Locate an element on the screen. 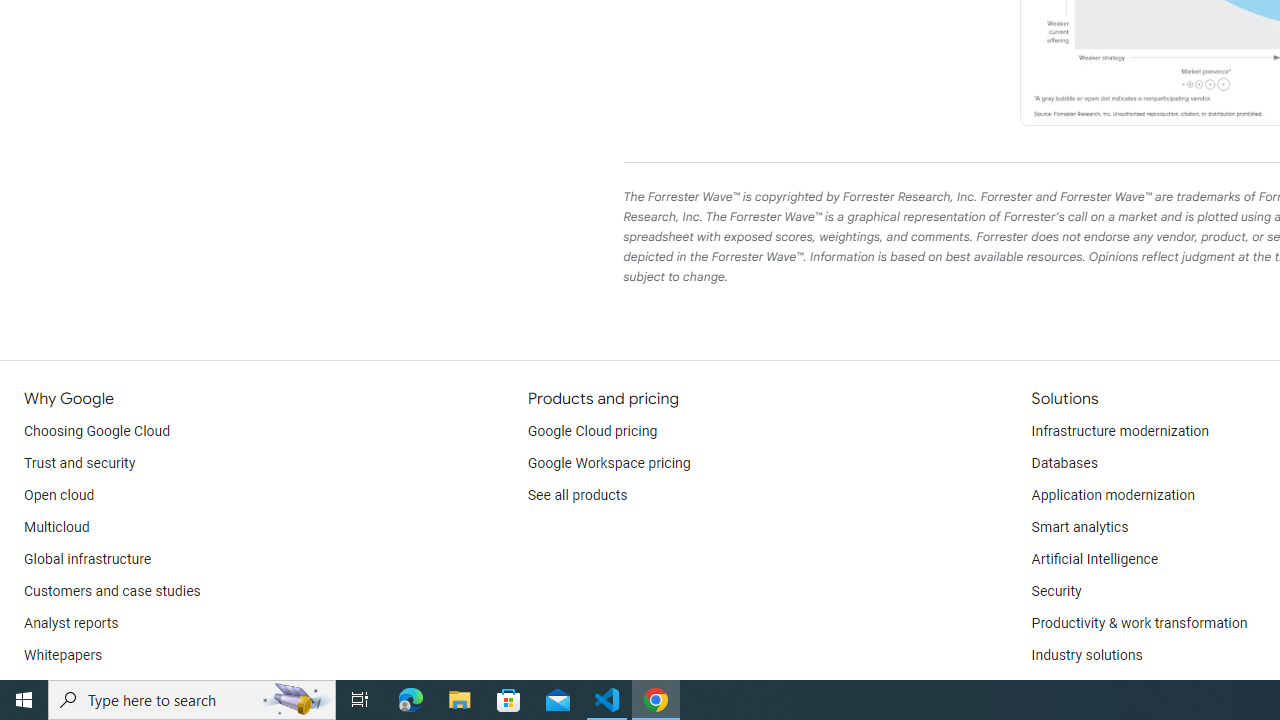 Image resolution: width=1280 pixels, height=720 pixels. 'Trust and security' is located at coordinates (80, 464).